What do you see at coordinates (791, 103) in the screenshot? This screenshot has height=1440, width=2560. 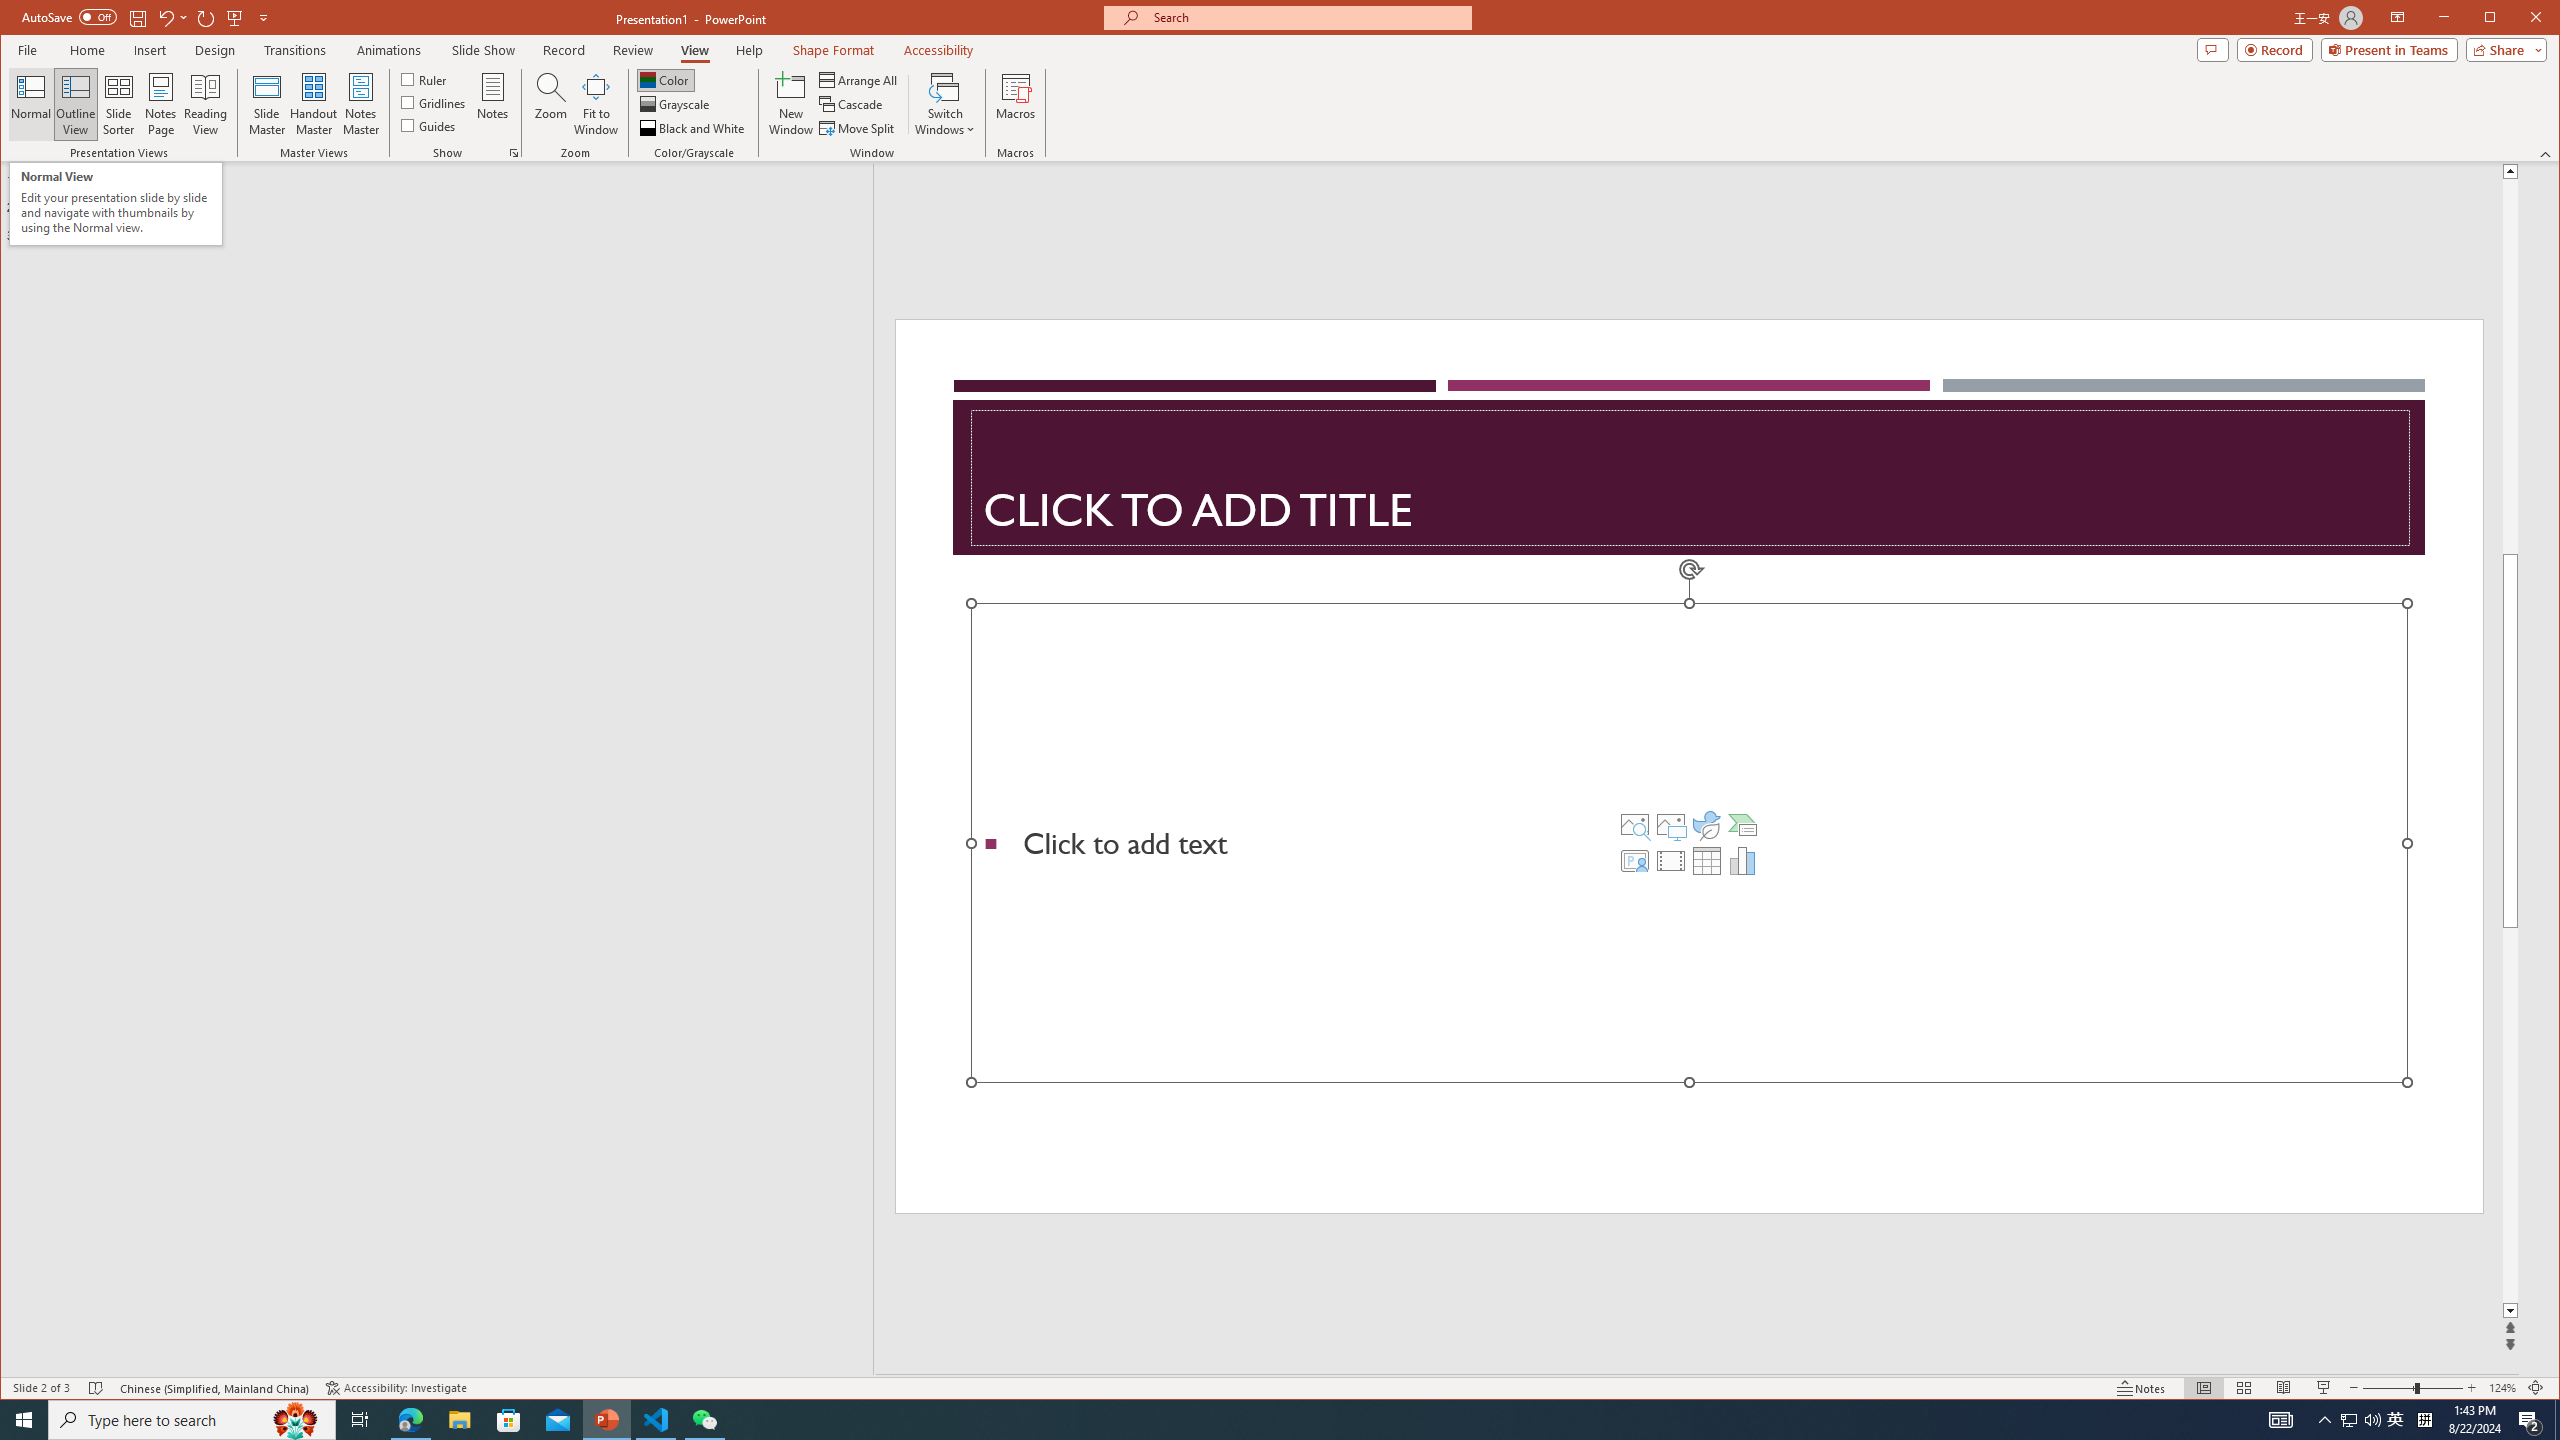 I see `'New Window'` at bounding box center [791, 103].